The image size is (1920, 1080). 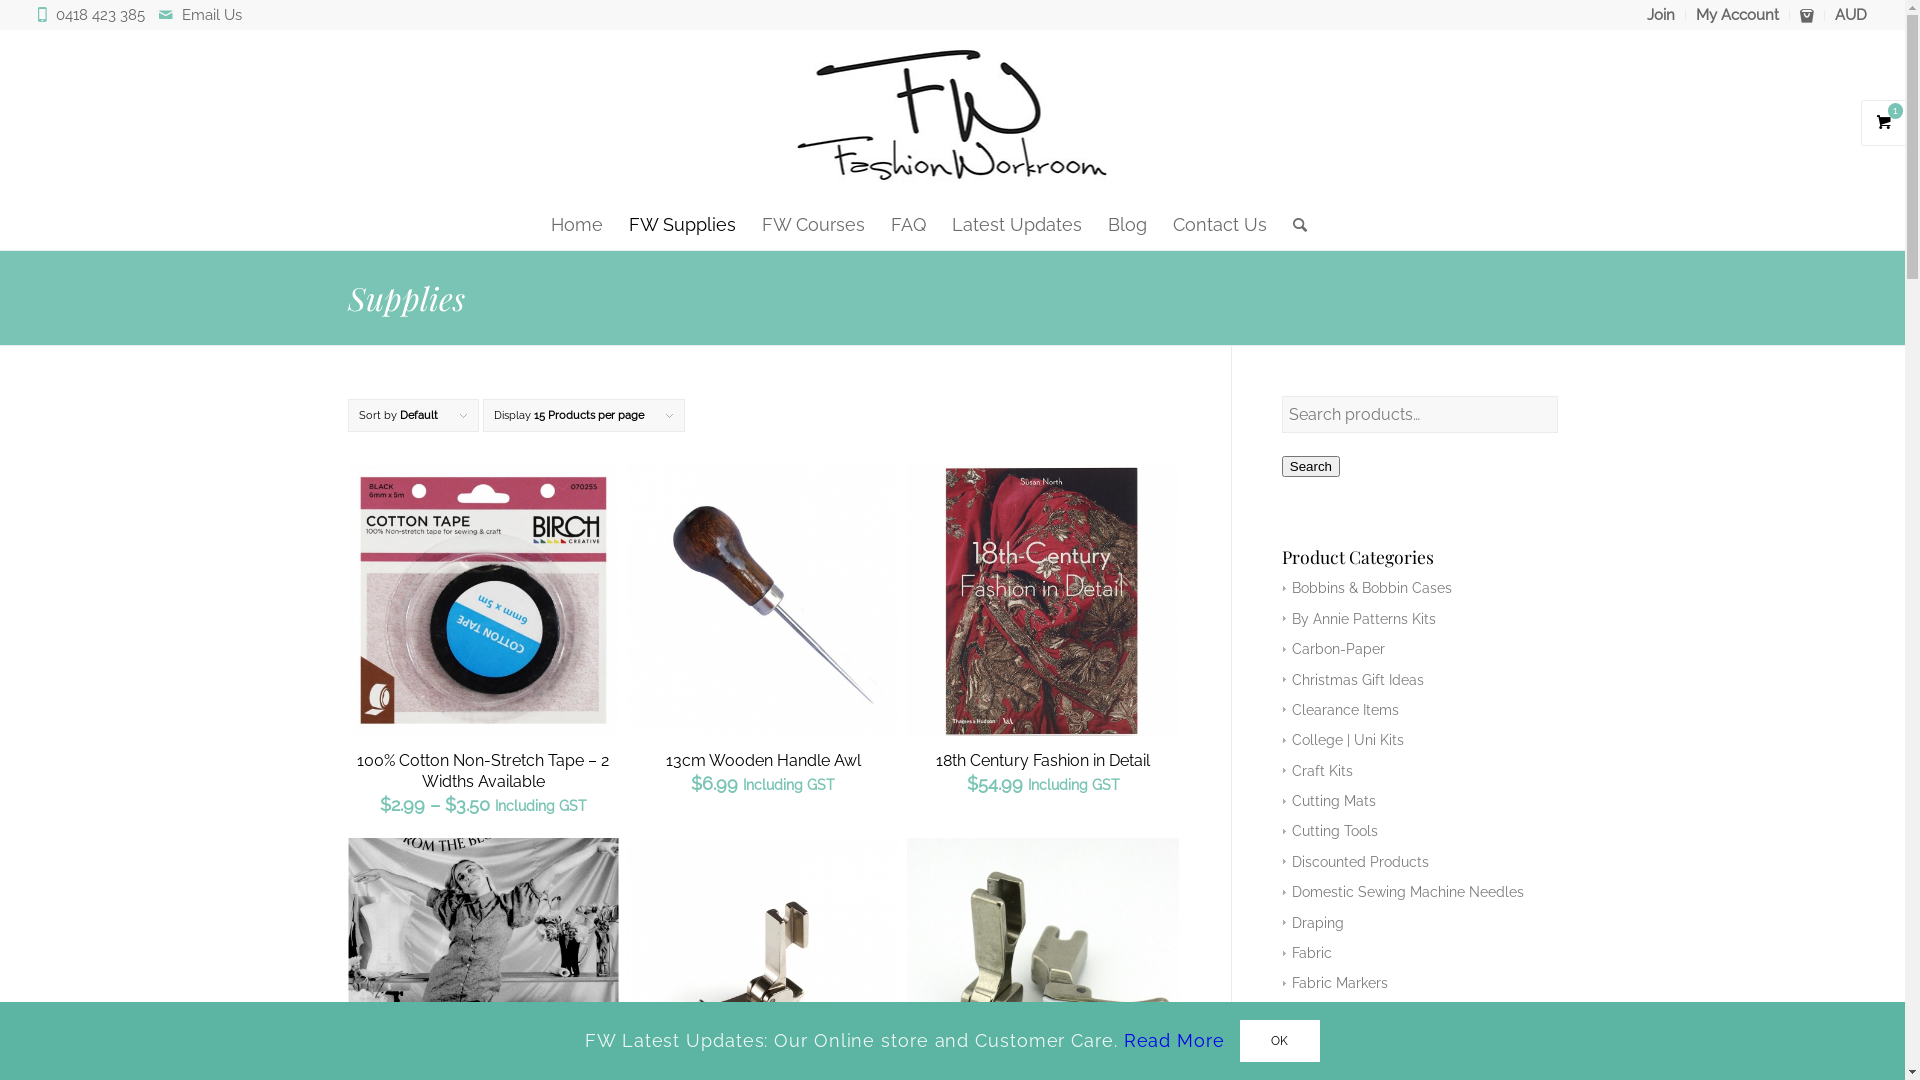 I want to click on 'Draping', so click(x=1313, y=922).